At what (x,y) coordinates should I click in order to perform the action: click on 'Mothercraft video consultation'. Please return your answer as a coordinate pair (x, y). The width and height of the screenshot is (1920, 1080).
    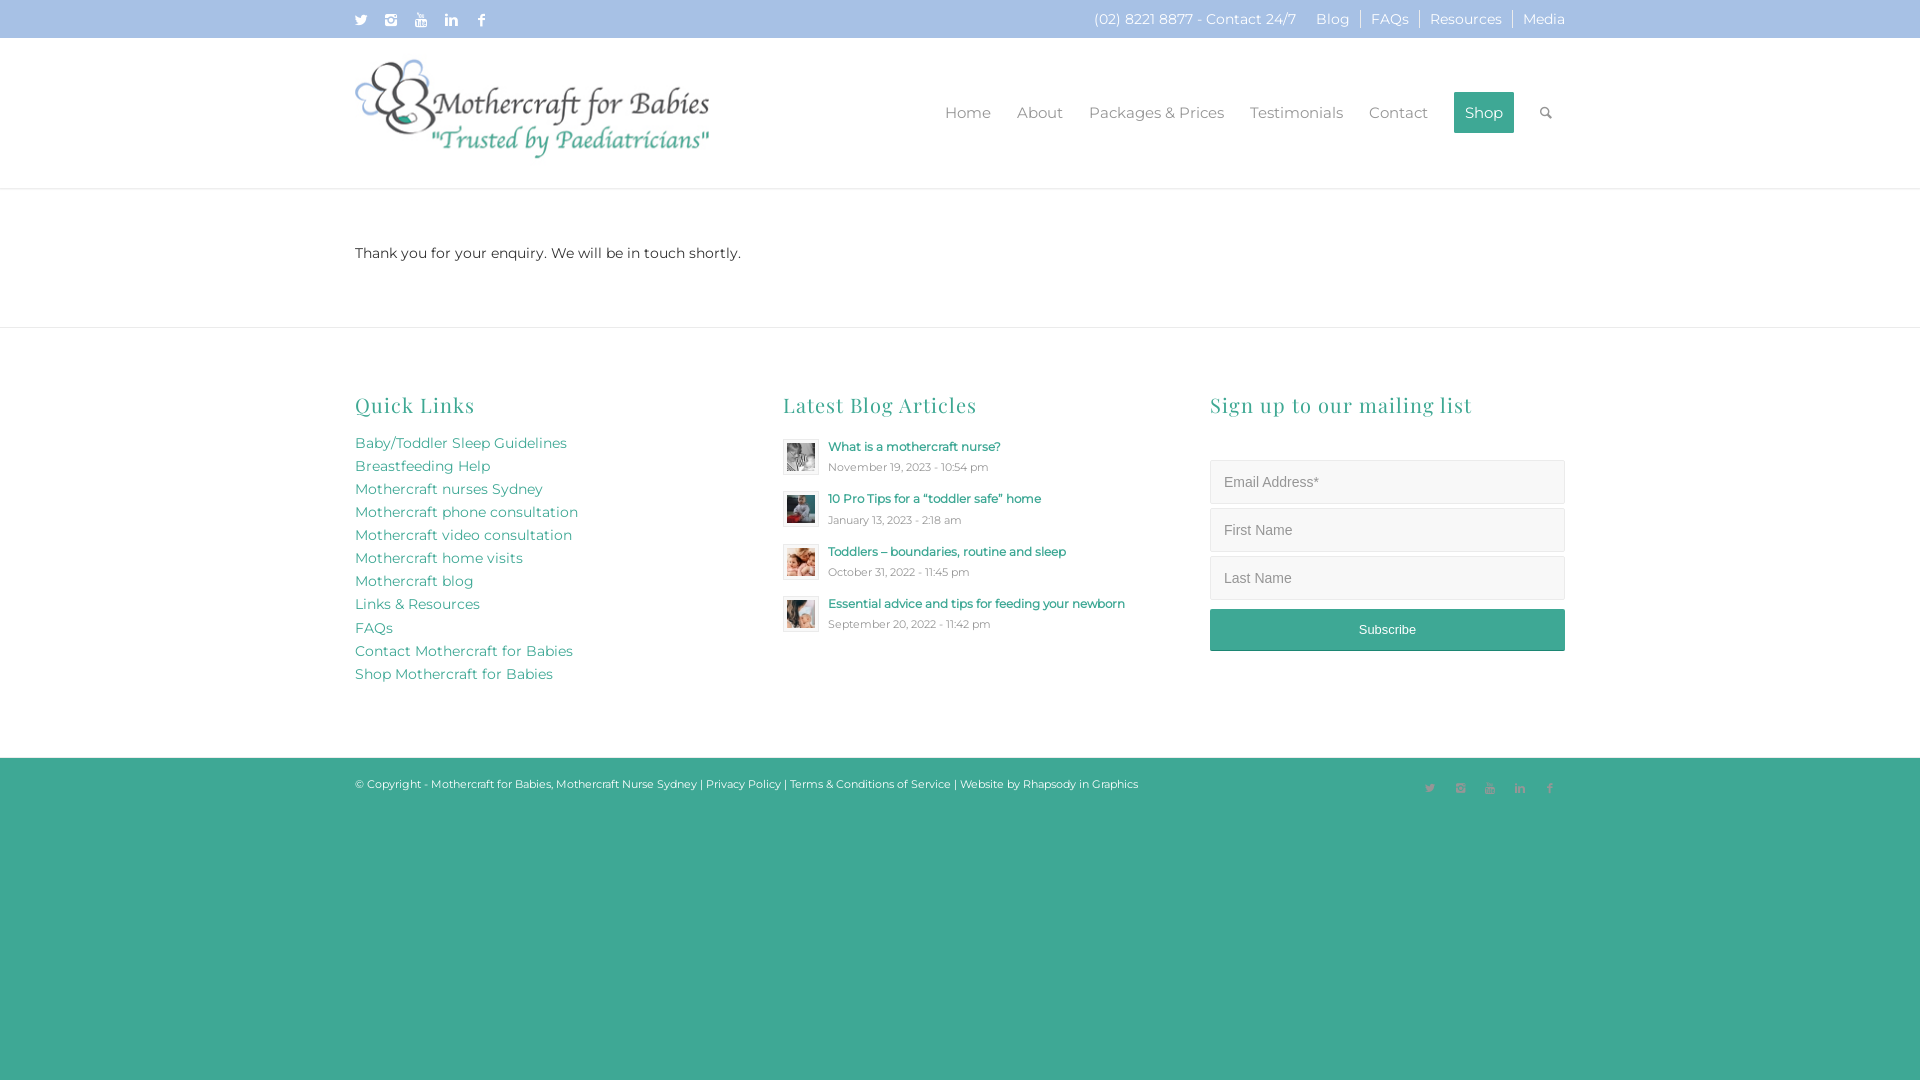
    Looking at the image, I should click on (462, 534).